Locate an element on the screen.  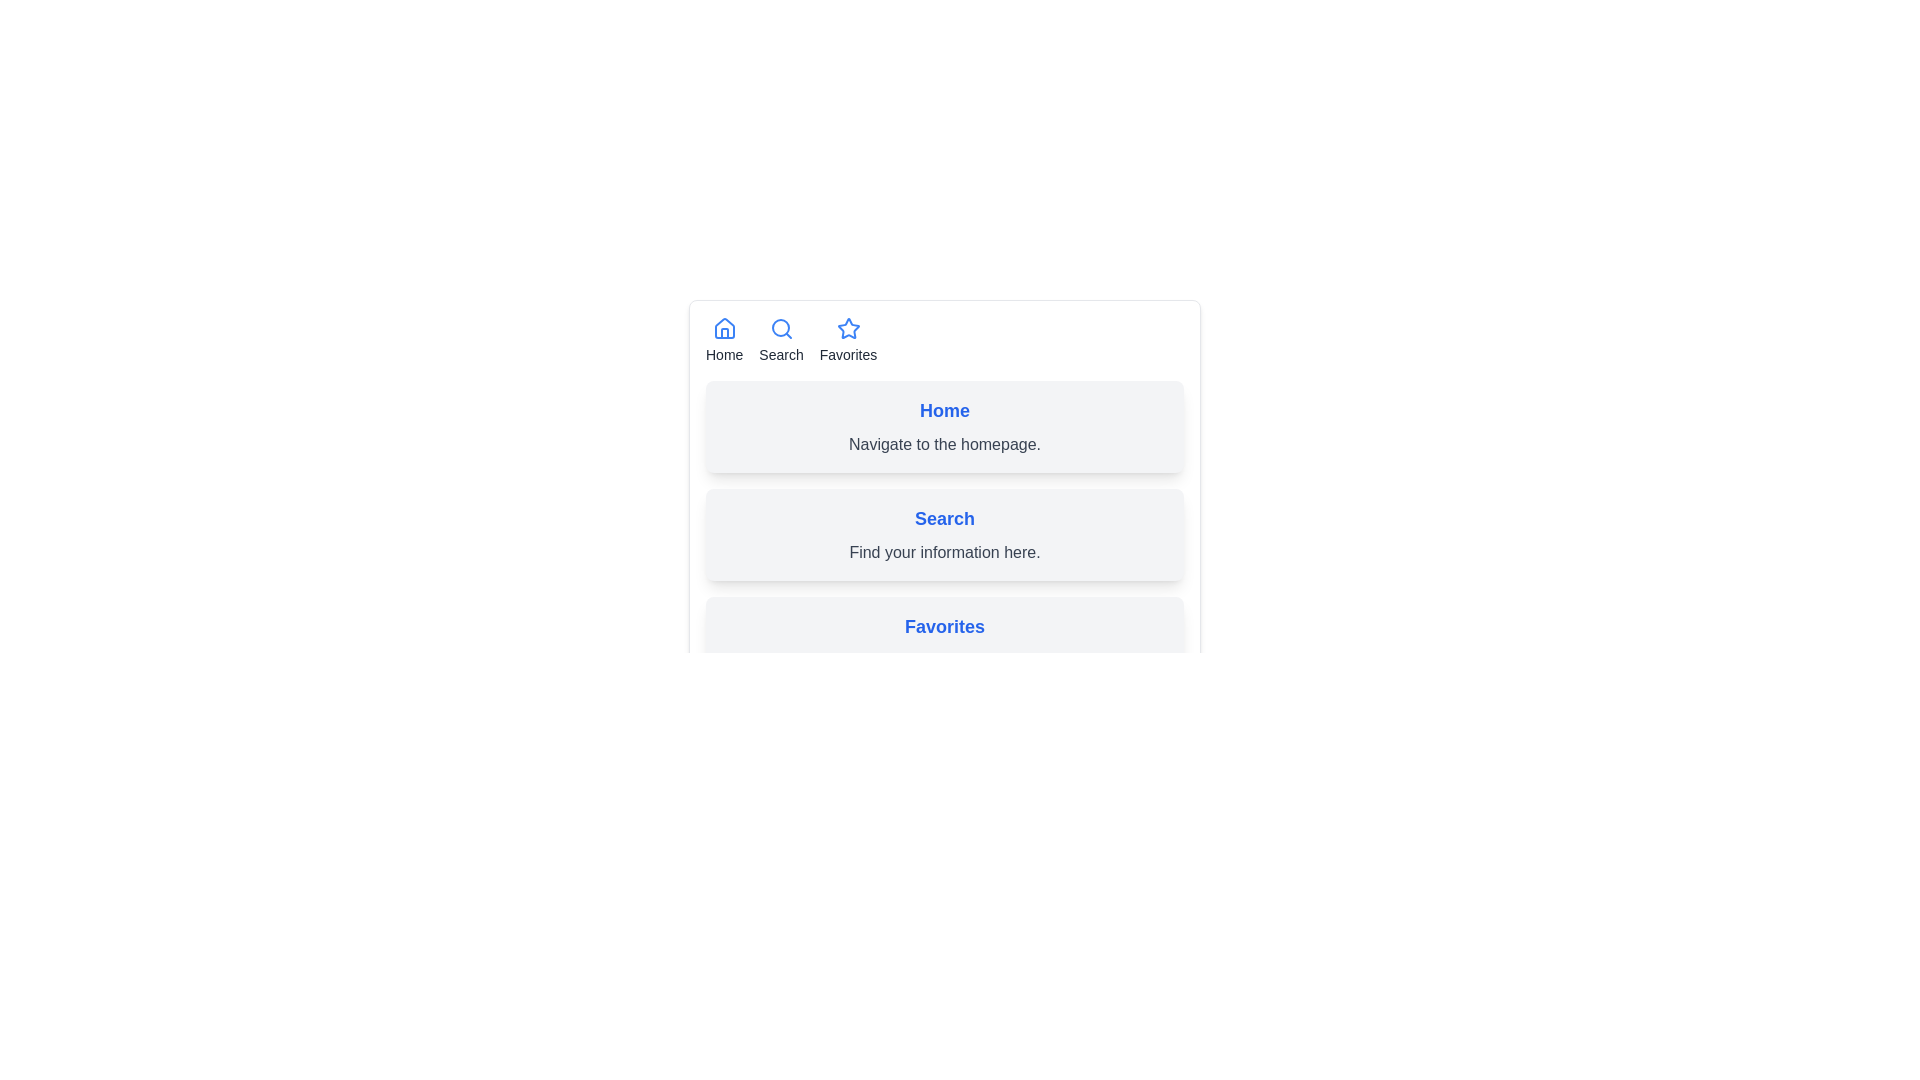
the central lens area of the search icon in the top navigation bar, which is represented by a graphical icon component is located at coordinates (779, 326).